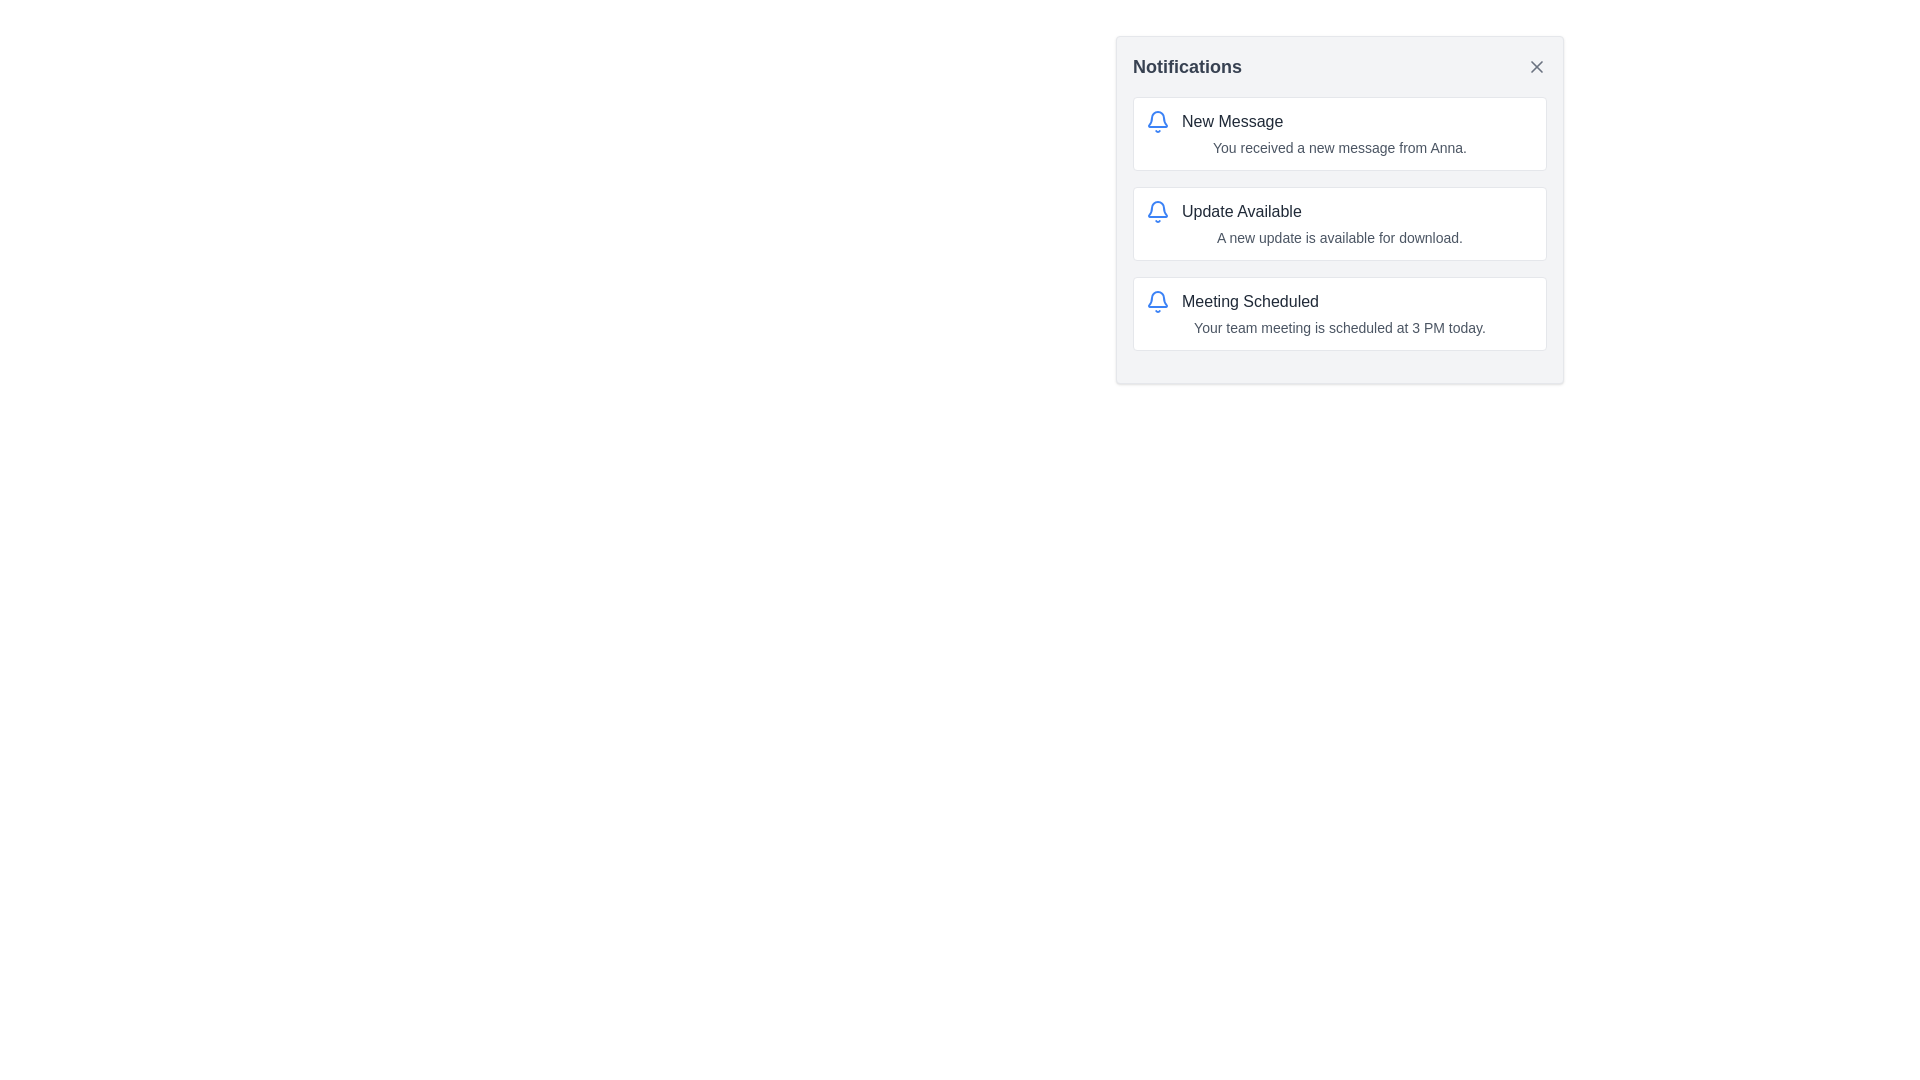  Describe the element at coordinates (1339, 146) in the screenshot. I see `the text label that displays 'You received a new message from Anna.' located below the 'New Message' heading inside the notification box` at that location.